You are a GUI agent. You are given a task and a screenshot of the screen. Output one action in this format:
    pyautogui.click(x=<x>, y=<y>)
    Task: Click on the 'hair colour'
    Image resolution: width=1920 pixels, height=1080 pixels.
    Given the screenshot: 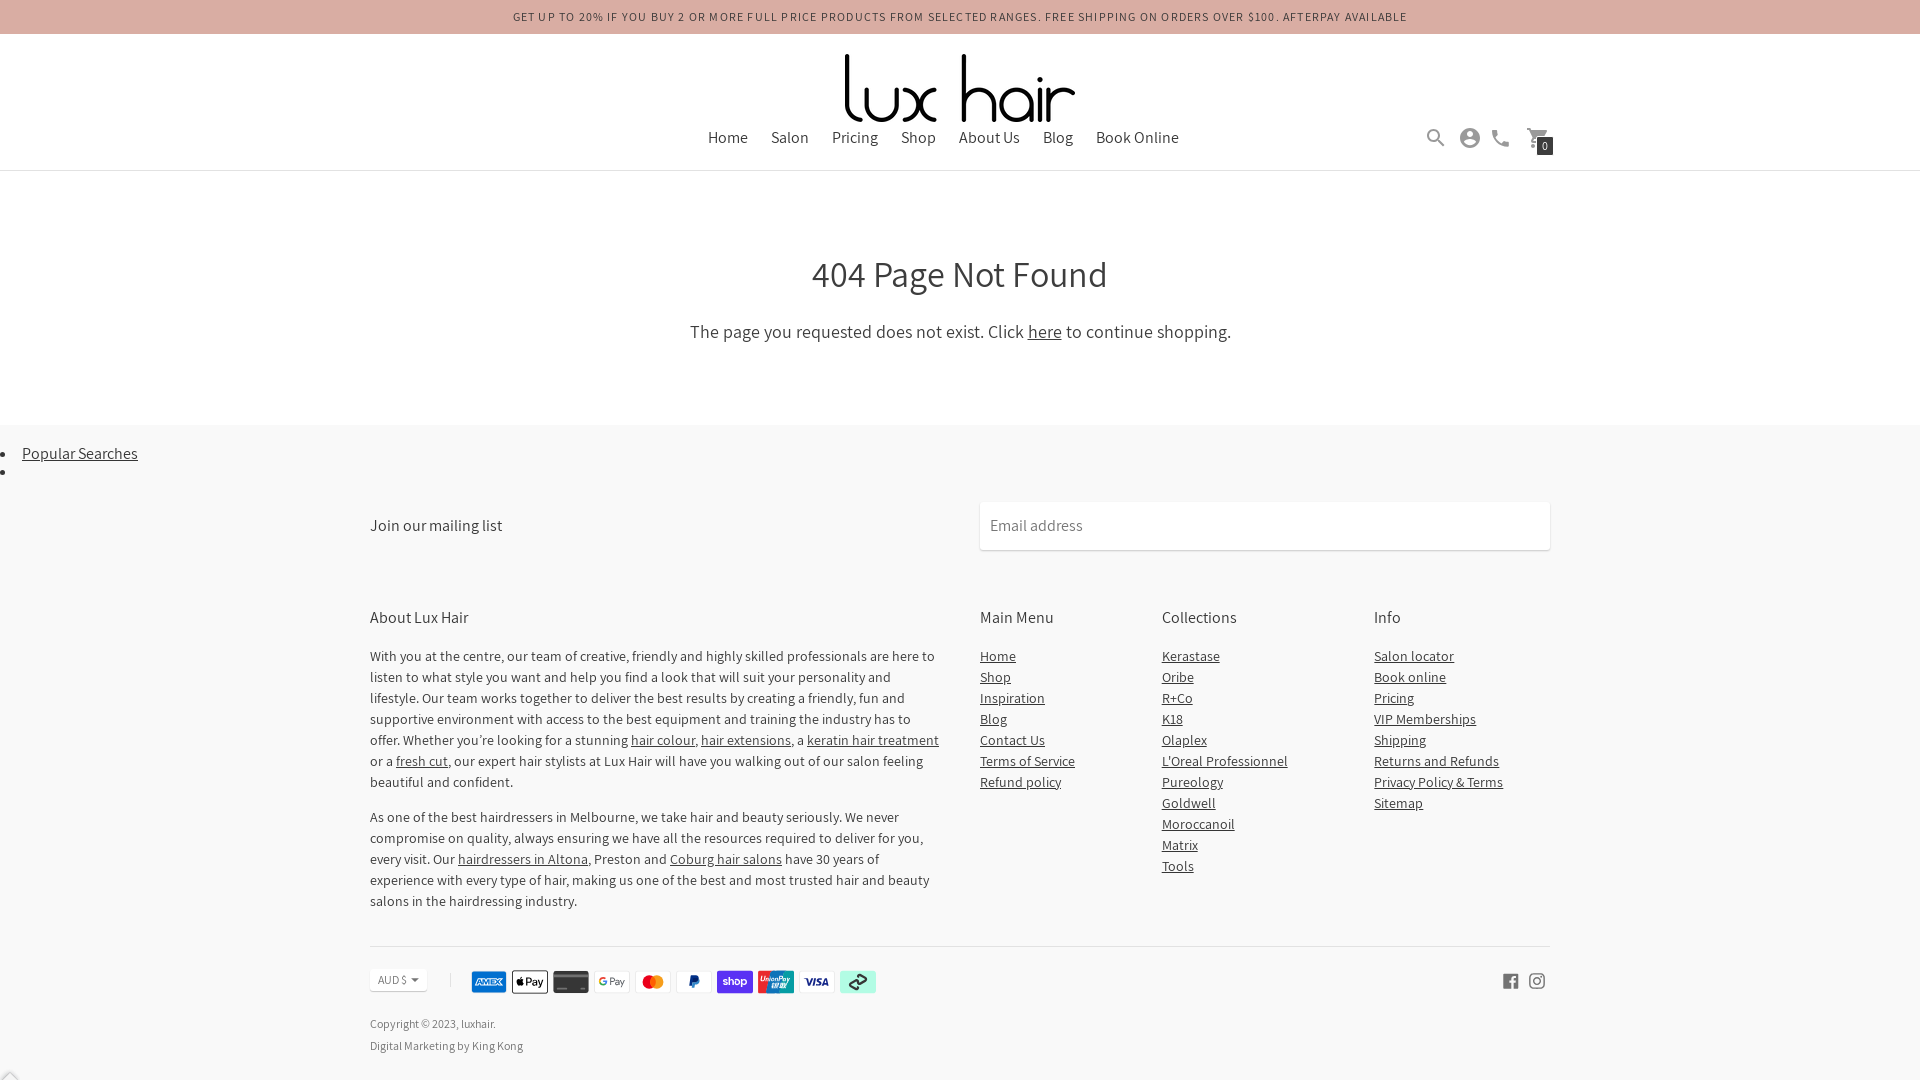 What is the action you would take?
    pyautogui.click(x=662, y=740)
    